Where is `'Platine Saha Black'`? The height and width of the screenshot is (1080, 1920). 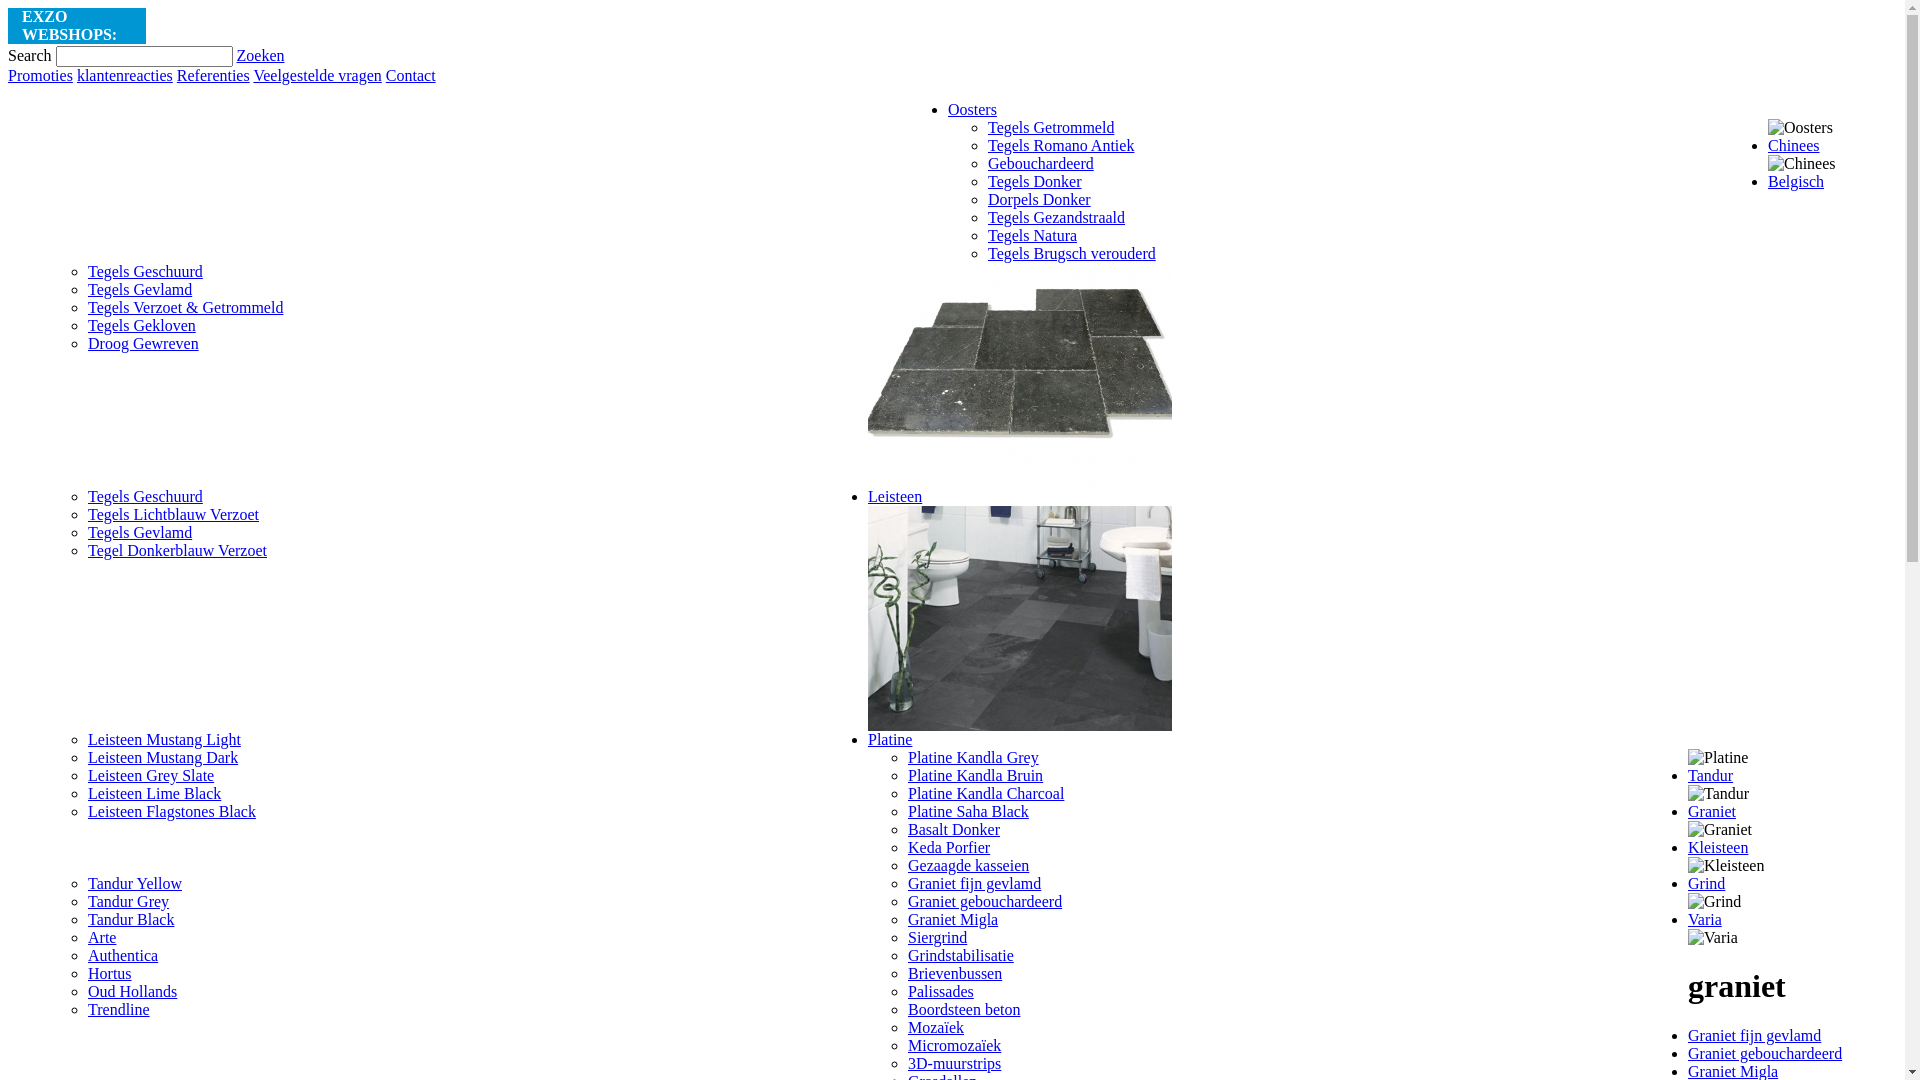 'Platine Saha Black' is located at coordinates (968, 811).